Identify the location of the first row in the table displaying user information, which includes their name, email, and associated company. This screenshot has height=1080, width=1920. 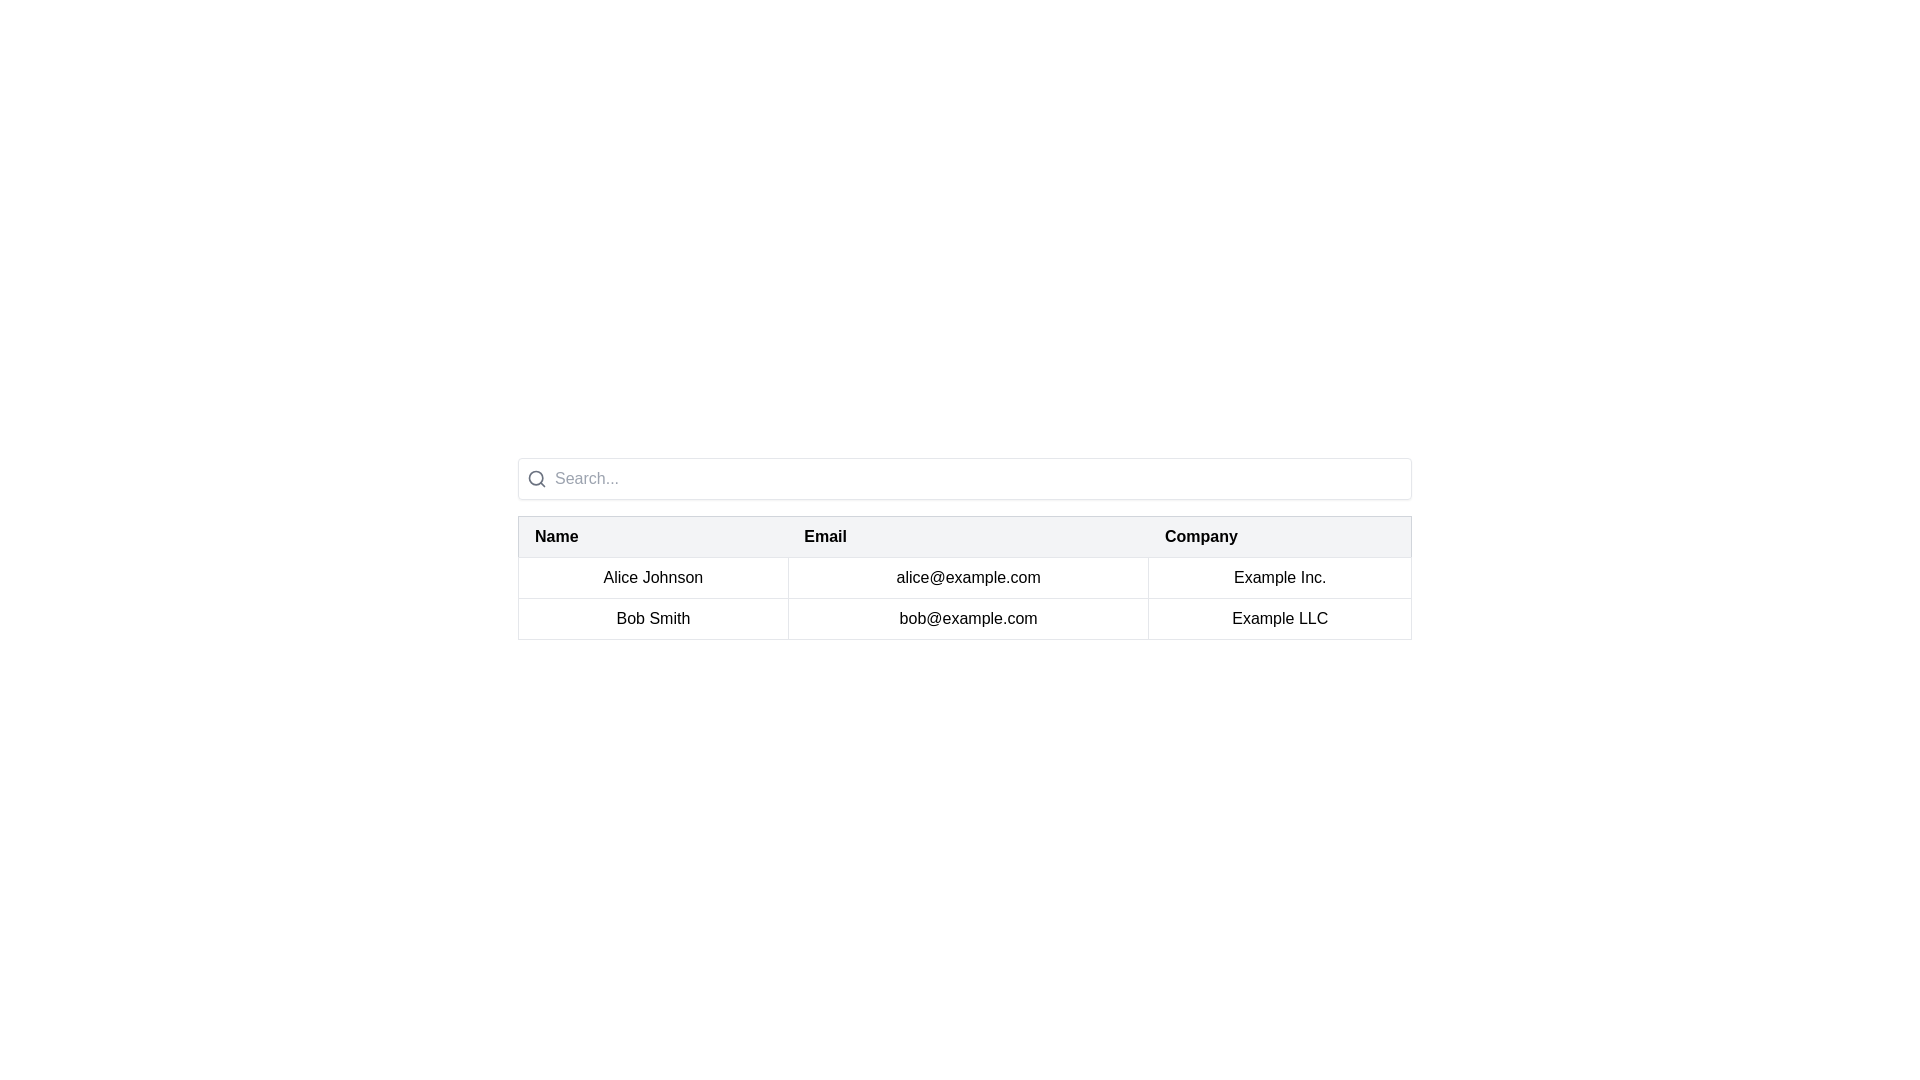
(964, 578).